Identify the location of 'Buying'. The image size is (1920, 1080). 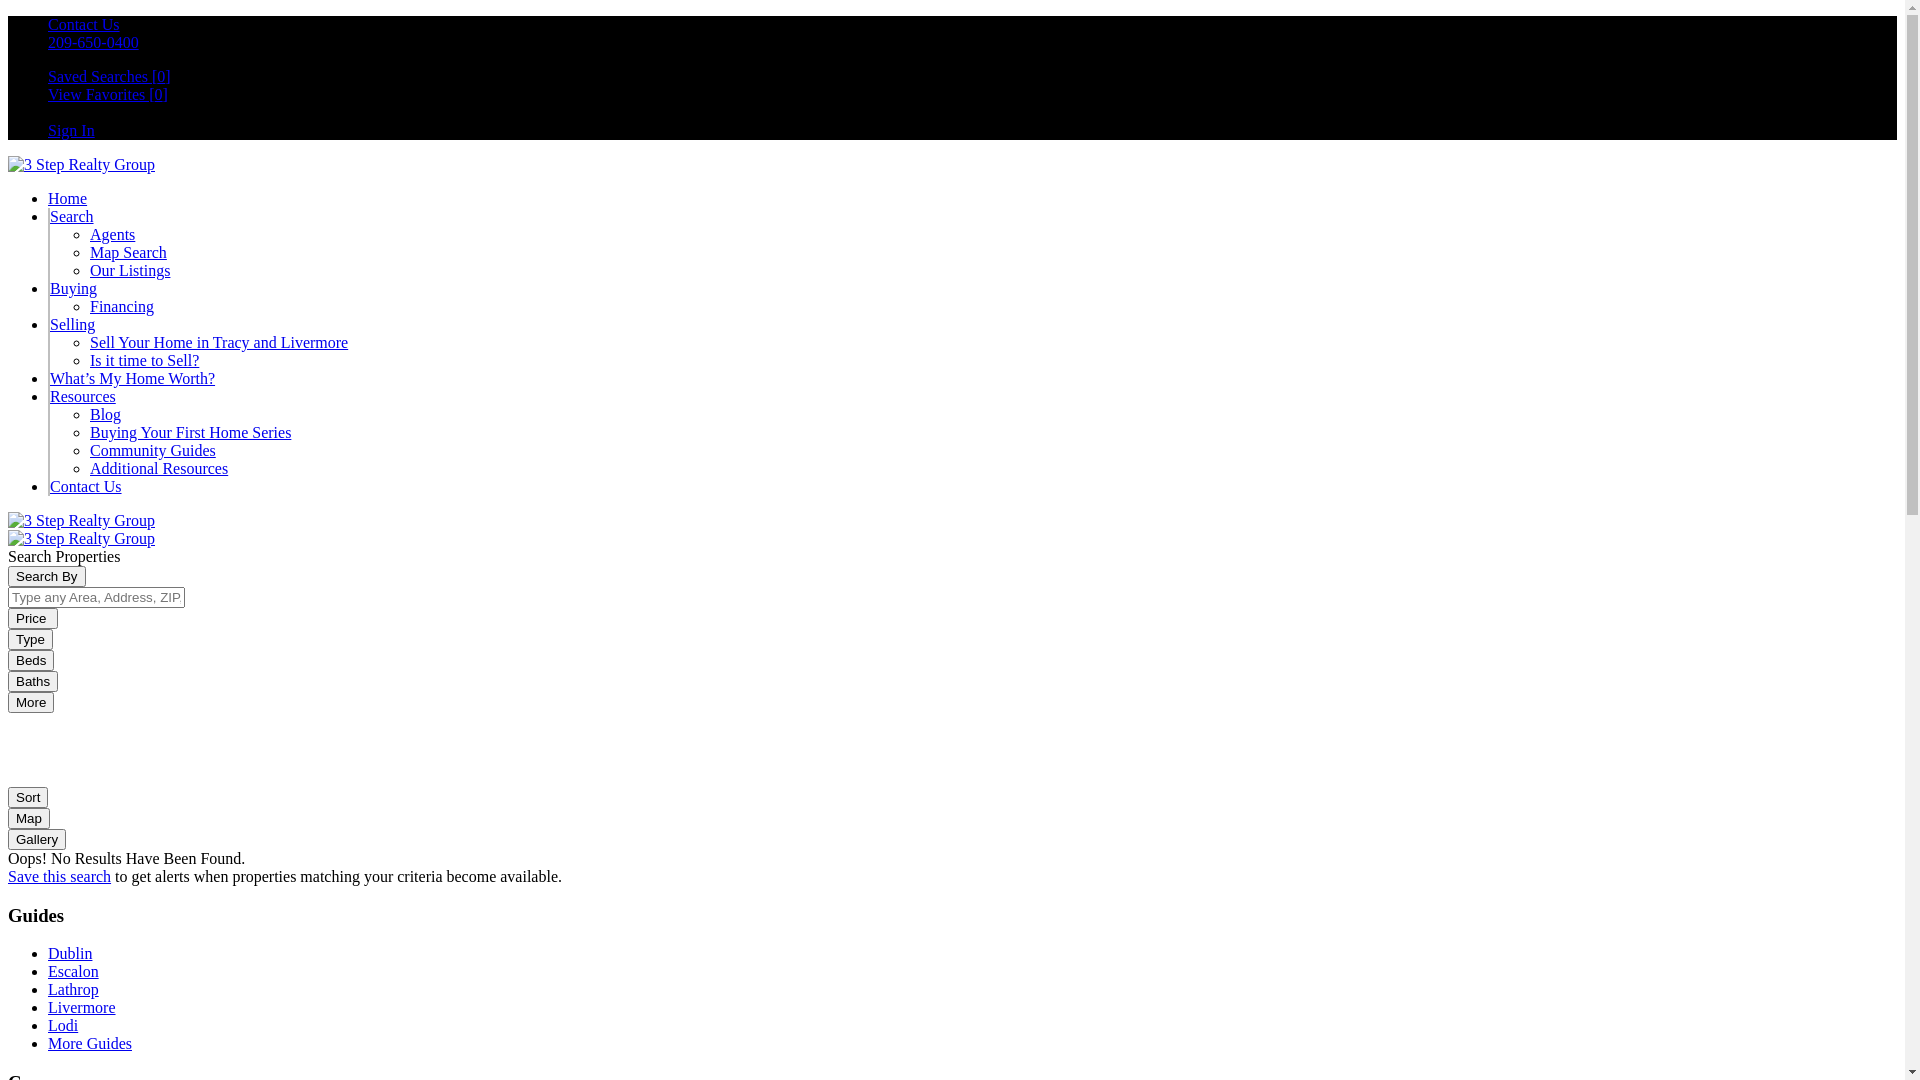
(49, 288).